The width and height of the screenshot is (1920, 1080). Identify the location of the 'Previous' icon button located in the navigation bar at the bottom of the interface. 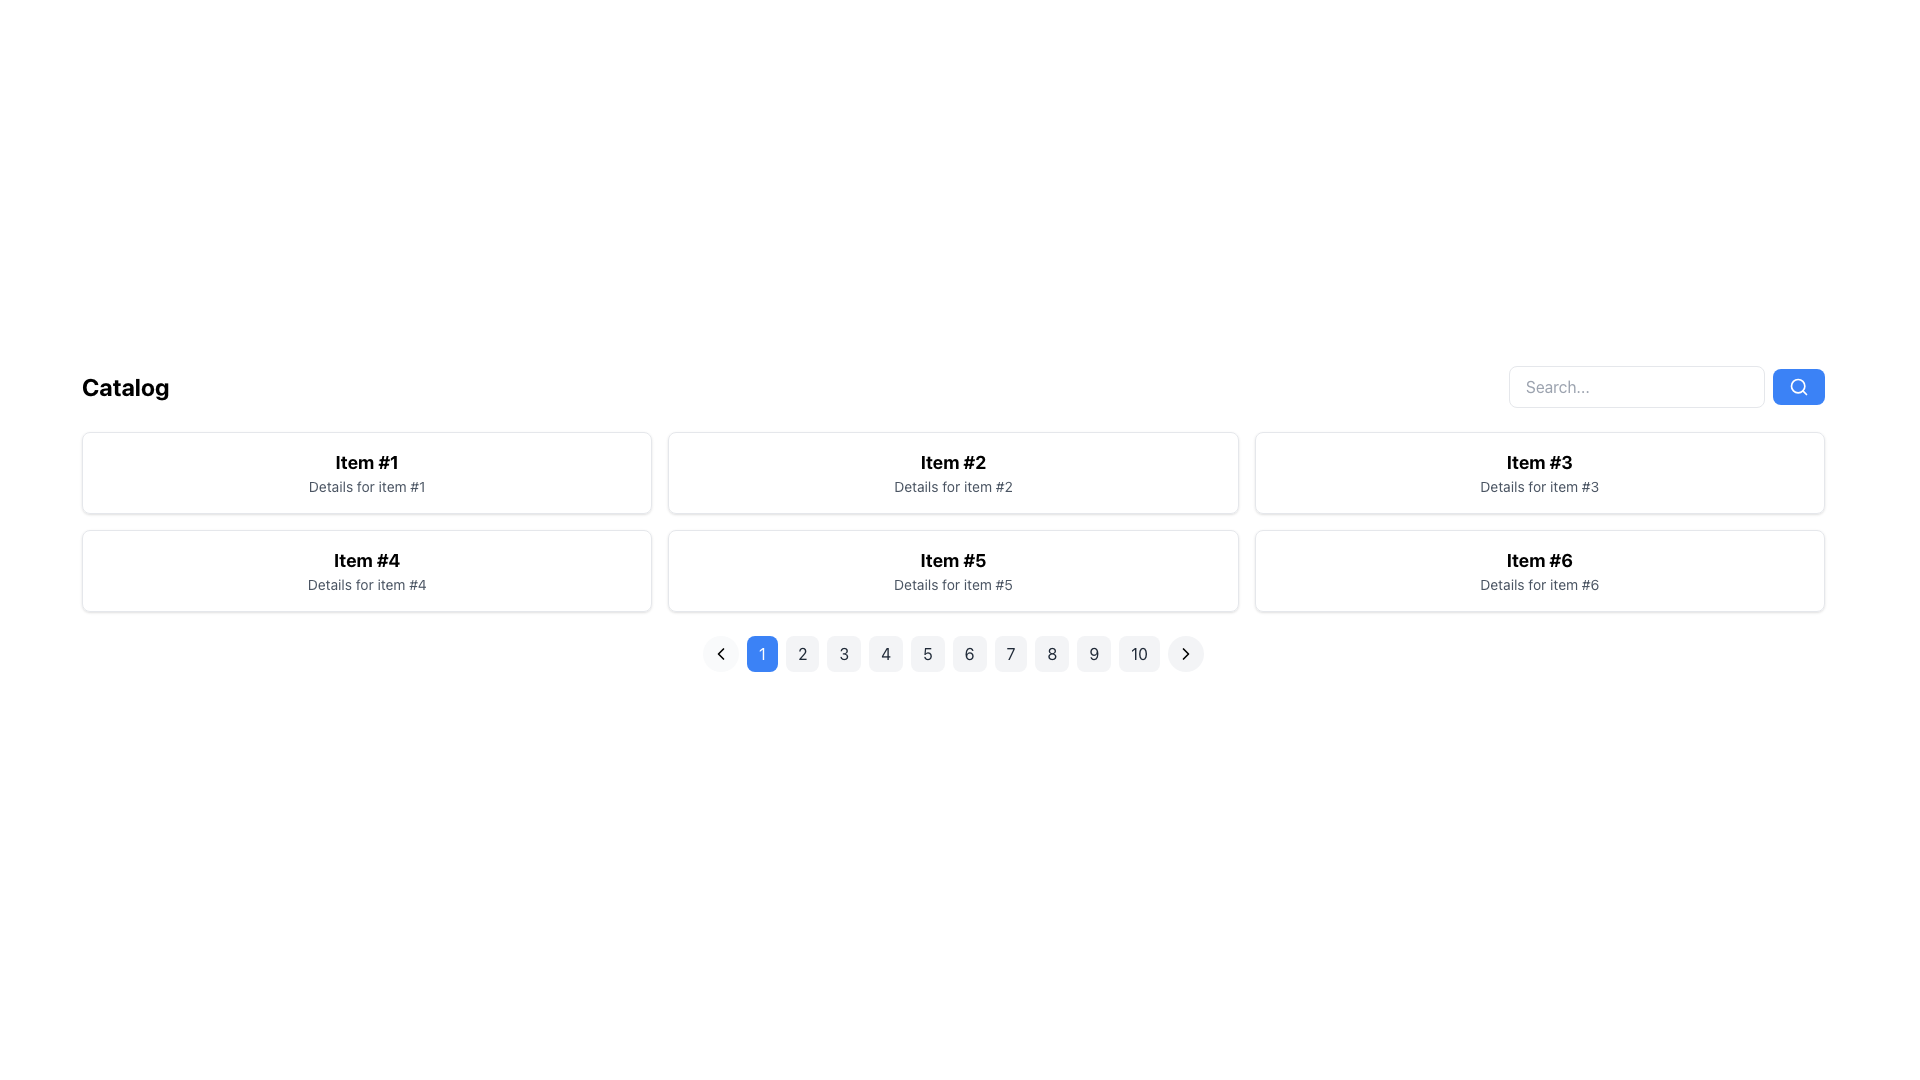
(720, 654).